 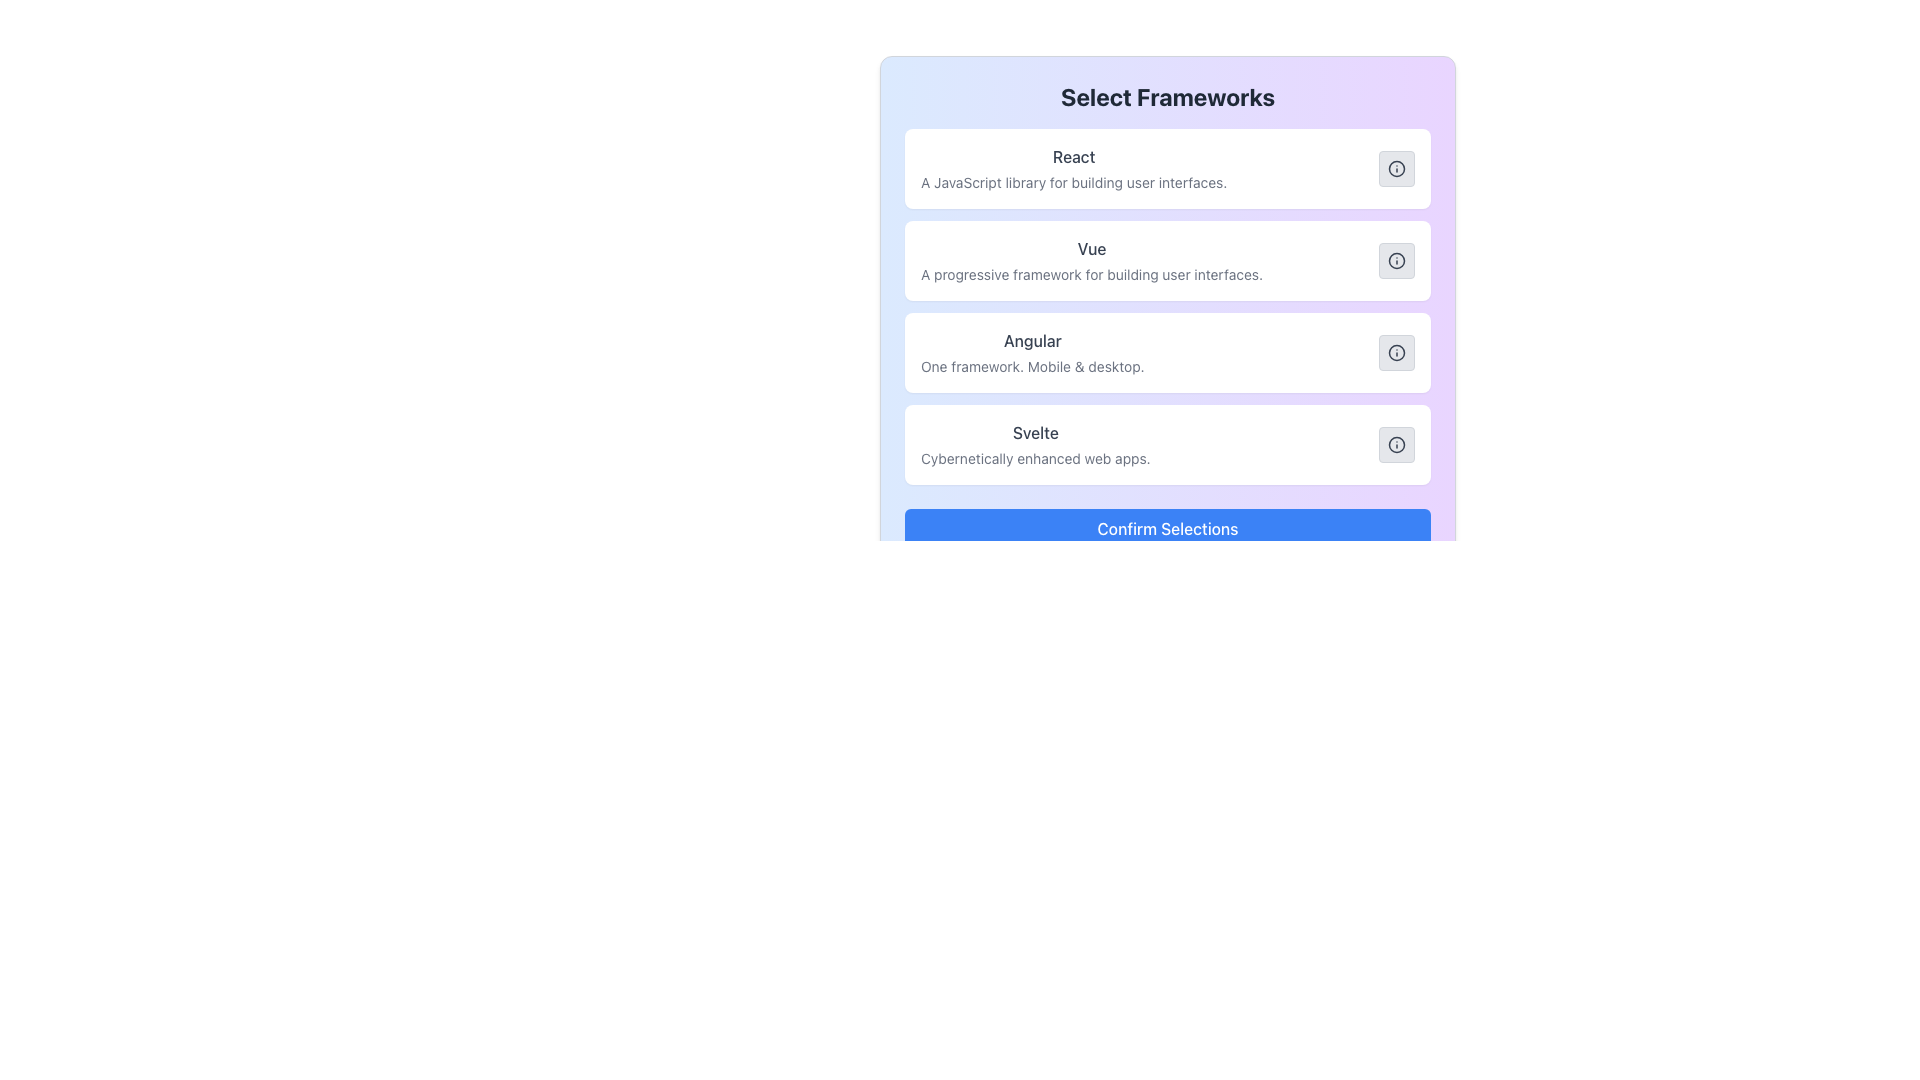 I want to click on text label displaying 'React' and its description, which is located at the top of the 'Select Frameworks' interface, so click(x=1073, y=168).